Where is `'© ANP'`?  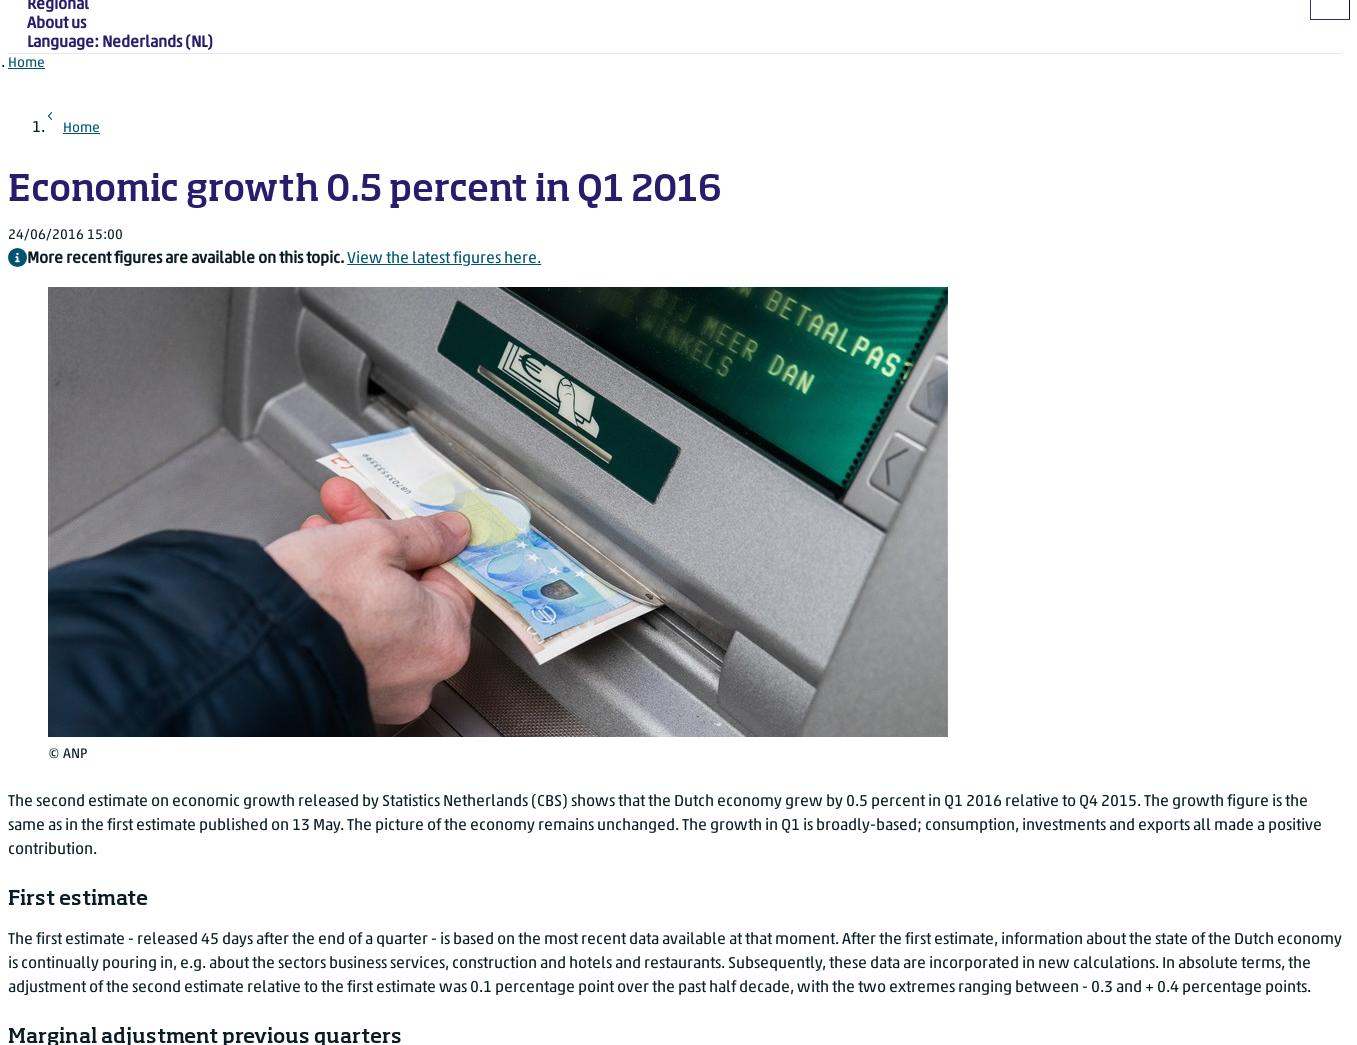 '© ANP' is located at coordinates (67, 752).